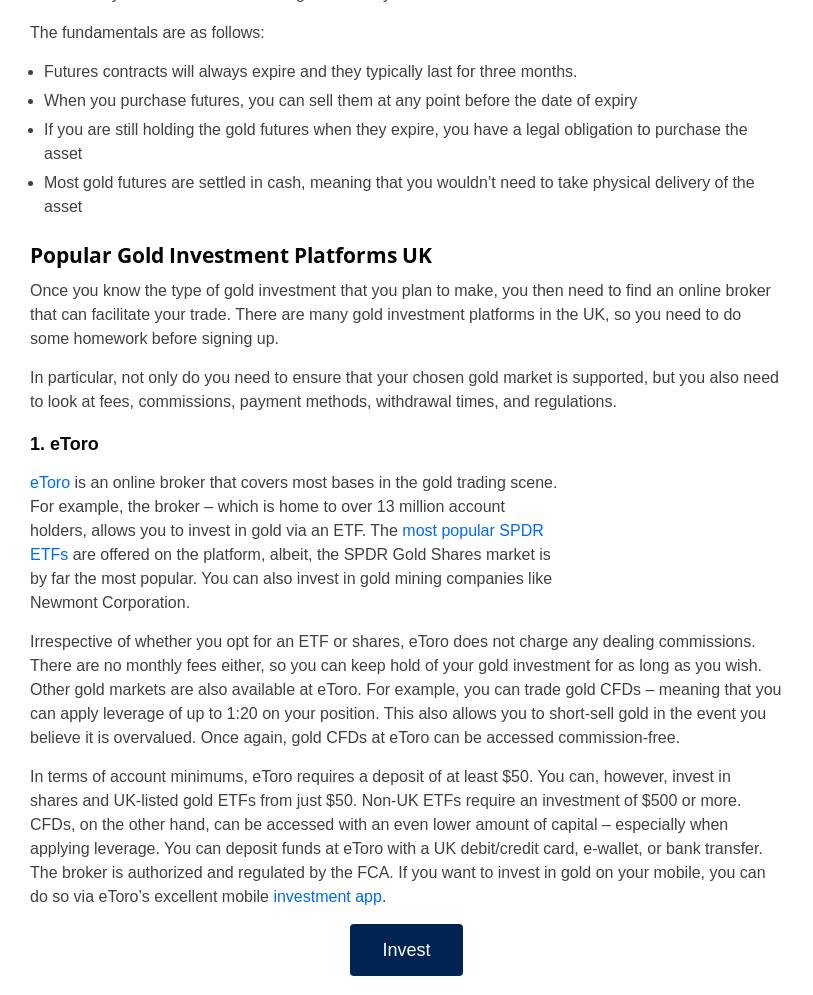 The width and height of the screenshot is (813, 995). Describe the element at coordinates (405, 950) in the screenshot. I see `'Invest'` at that location.